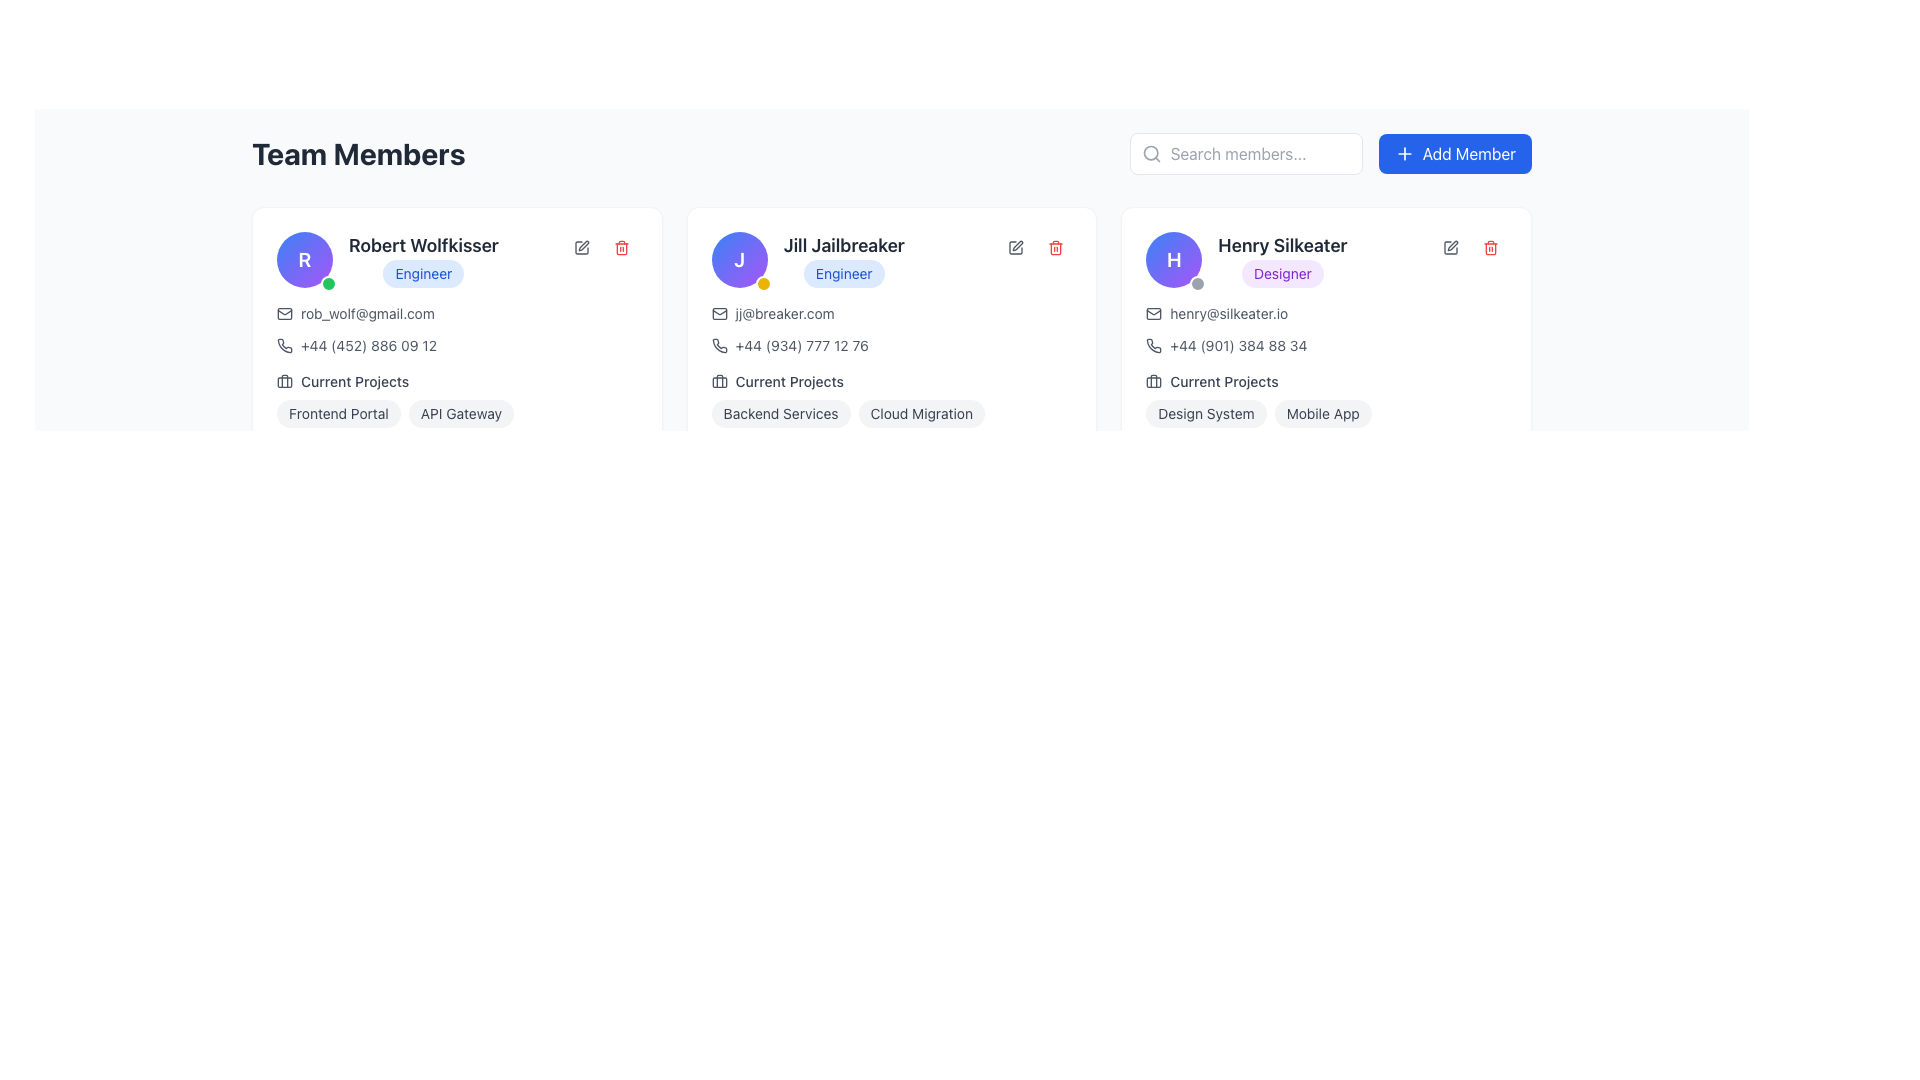  What do you see at coordinates (456, 313) in the screenshot?
I see `the email address 'rob_wolf@gmail.com' displayed in the contact card of 'Robert Wolfkisser' to compose an email` at bounding box center [456, 313].